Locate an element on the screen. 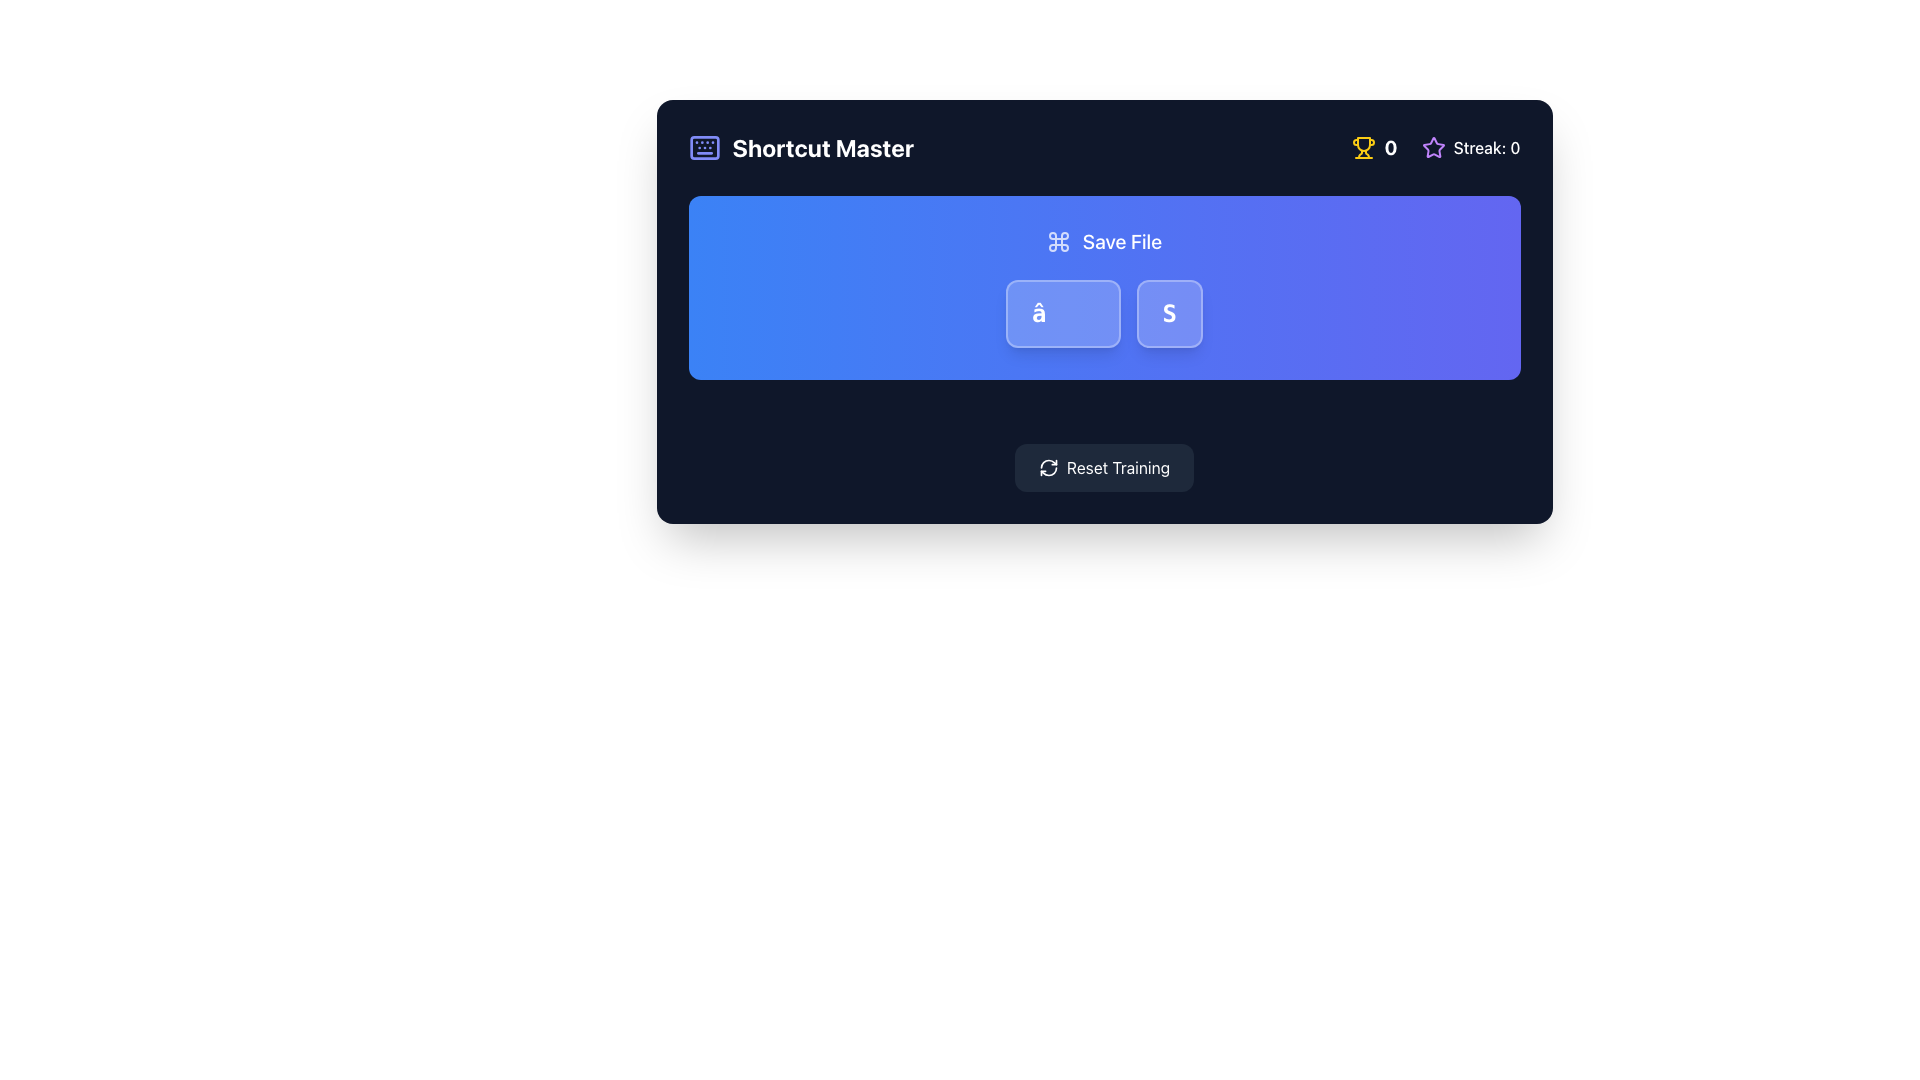  the 'Reset Training' button, which features a circular arrow icon and is is located at coordinates (1047, 467).